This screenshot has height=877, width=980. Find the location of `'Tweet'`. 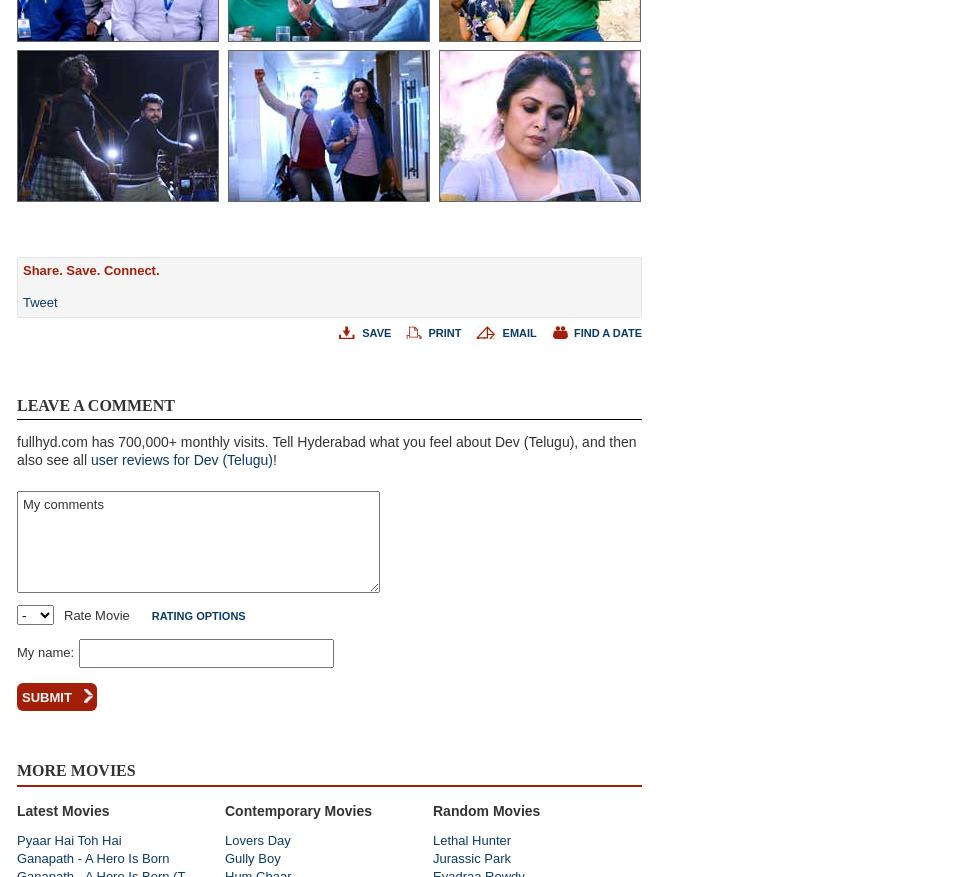

'Tweet' is located at coordinates (39, 301).